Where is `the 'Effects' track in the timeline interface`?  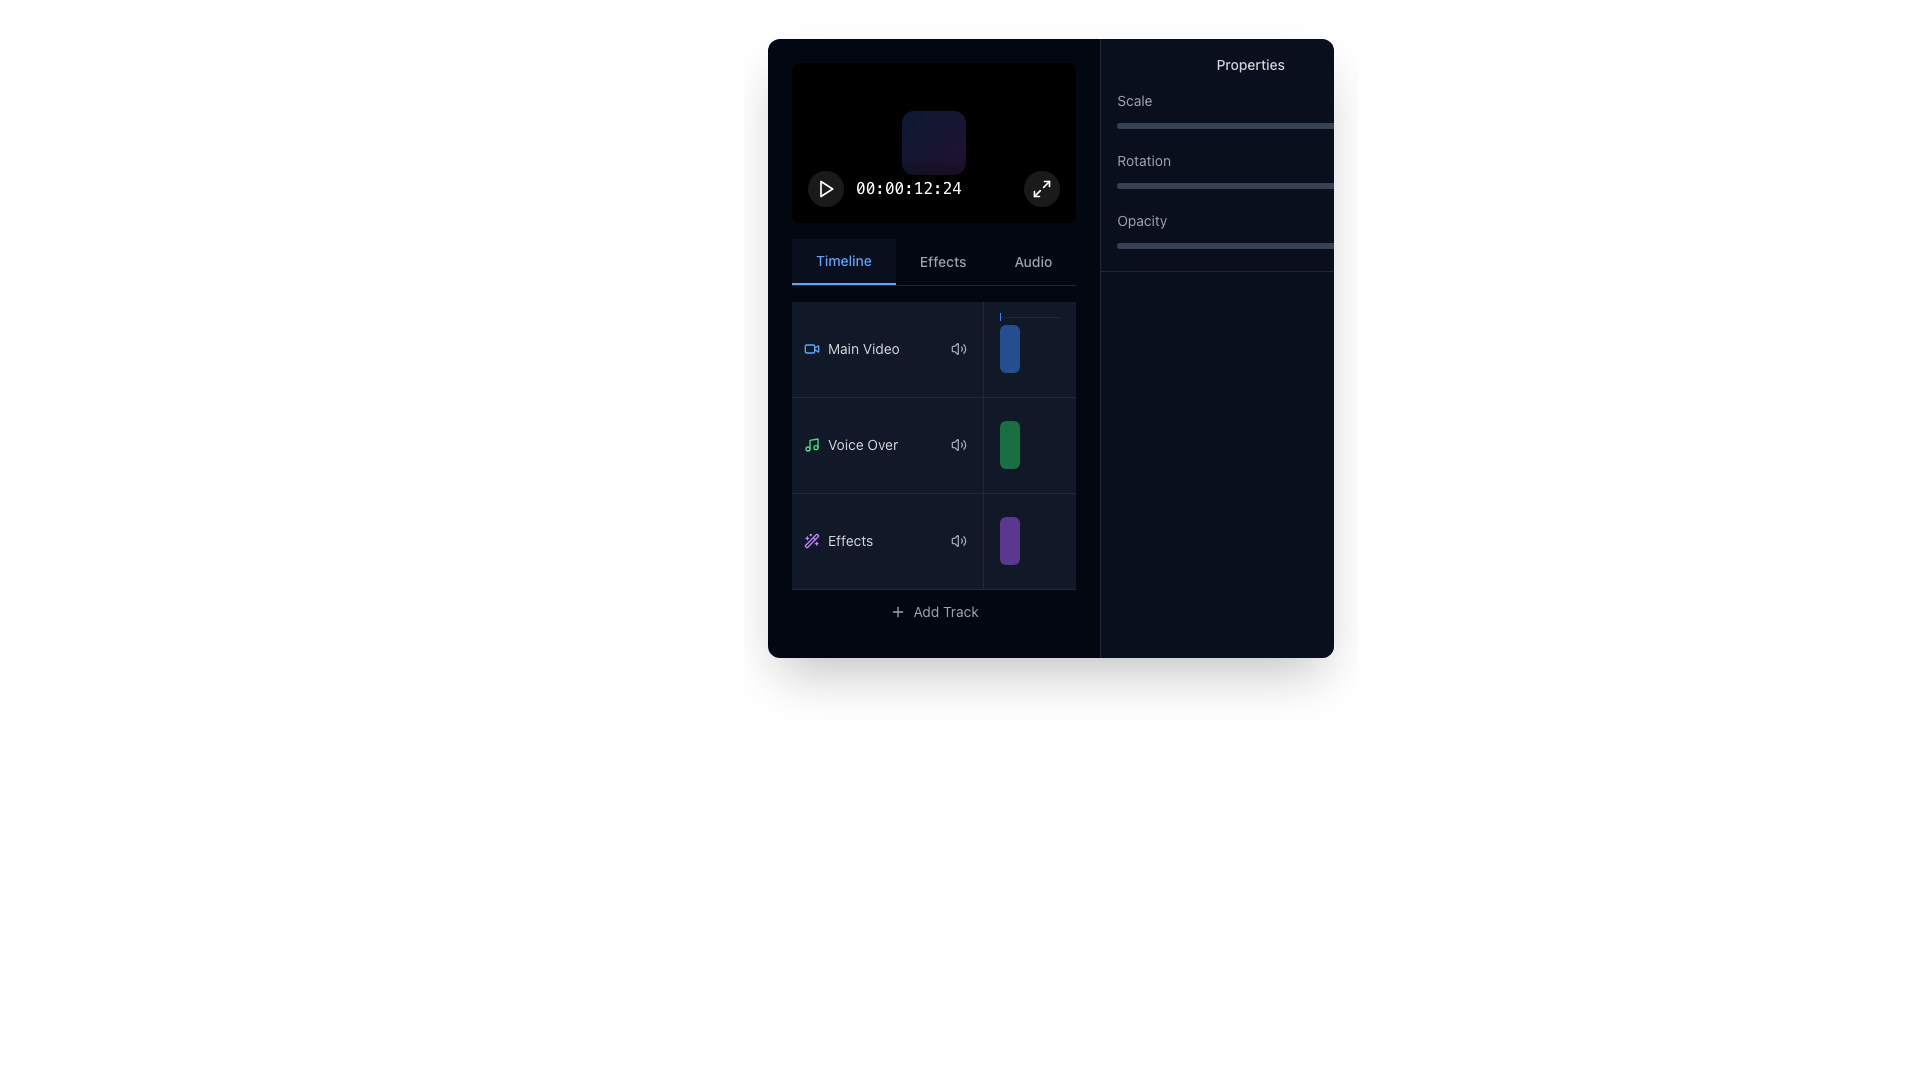
the 'Effects' track in the timeline interface is located at coordinates (887, 540).